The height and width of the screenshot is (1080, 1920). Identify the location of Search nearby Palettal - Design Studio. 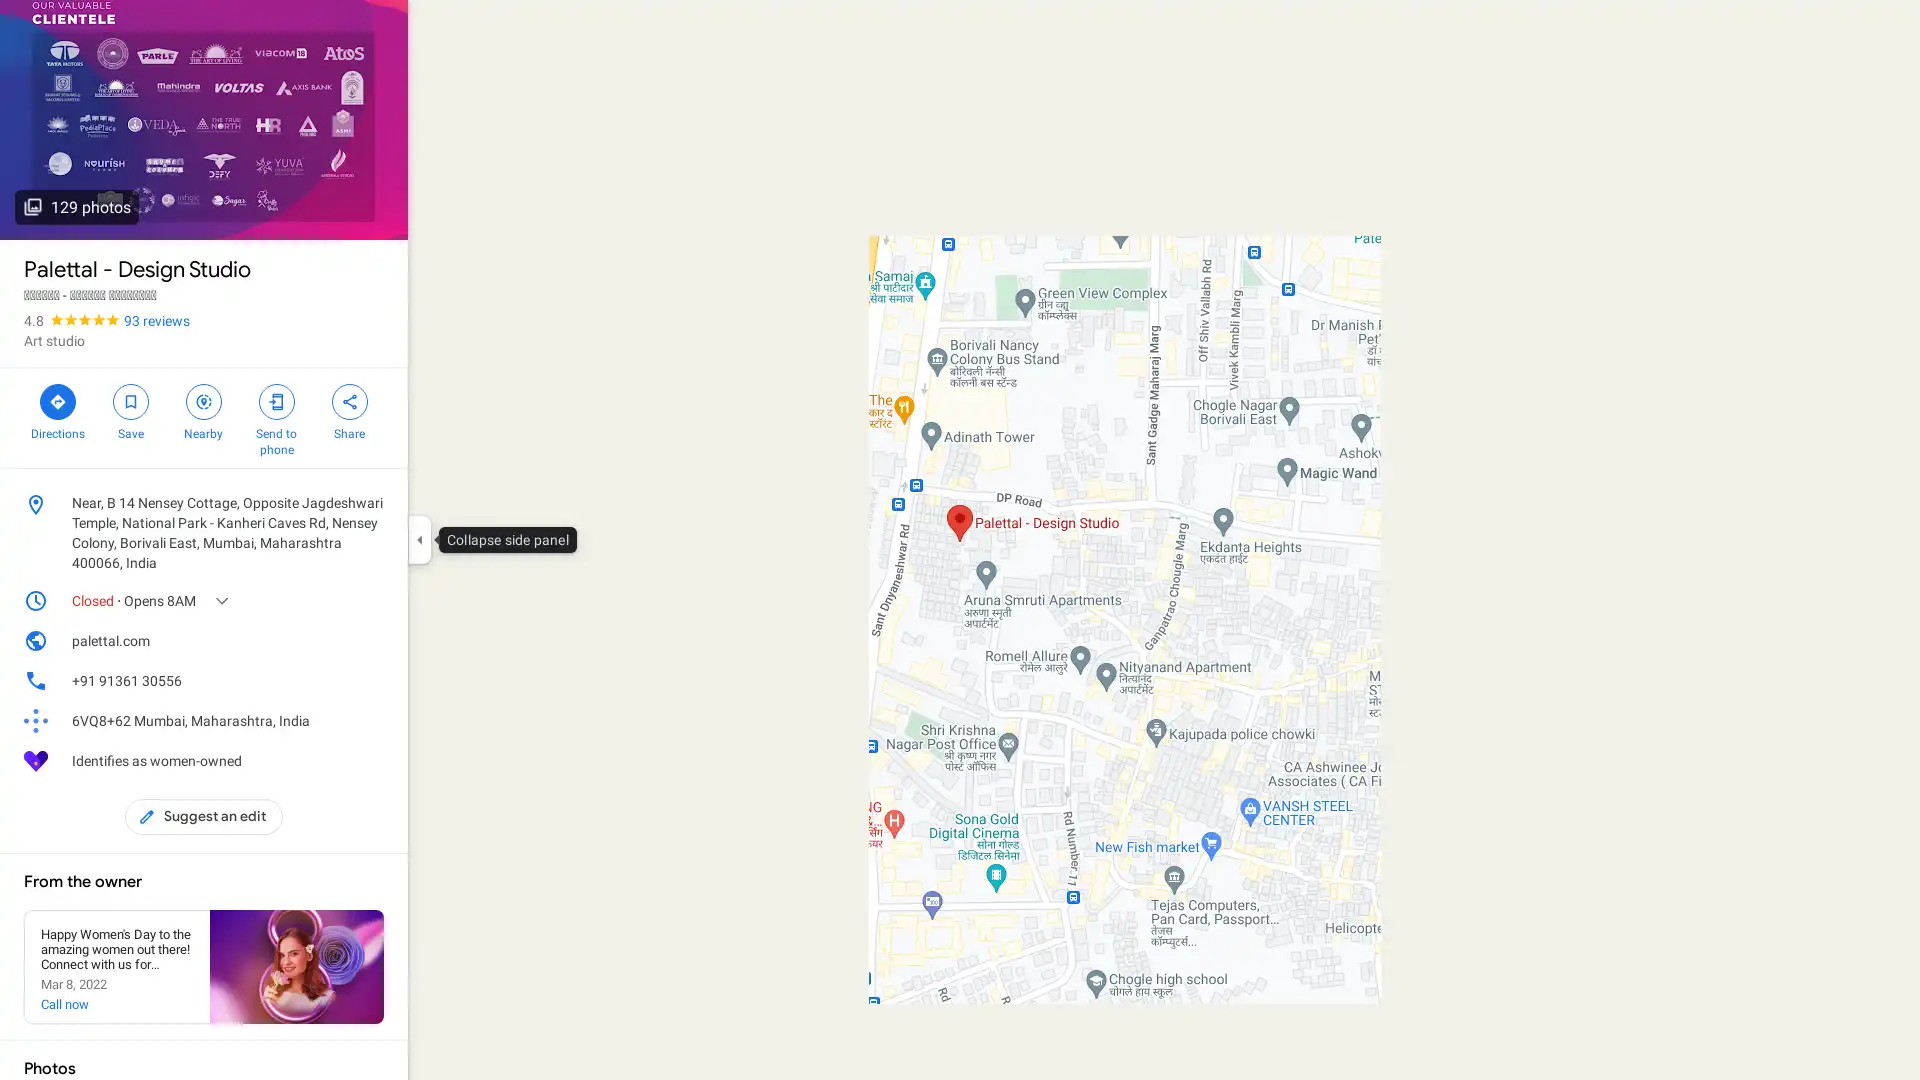
(203, 408).